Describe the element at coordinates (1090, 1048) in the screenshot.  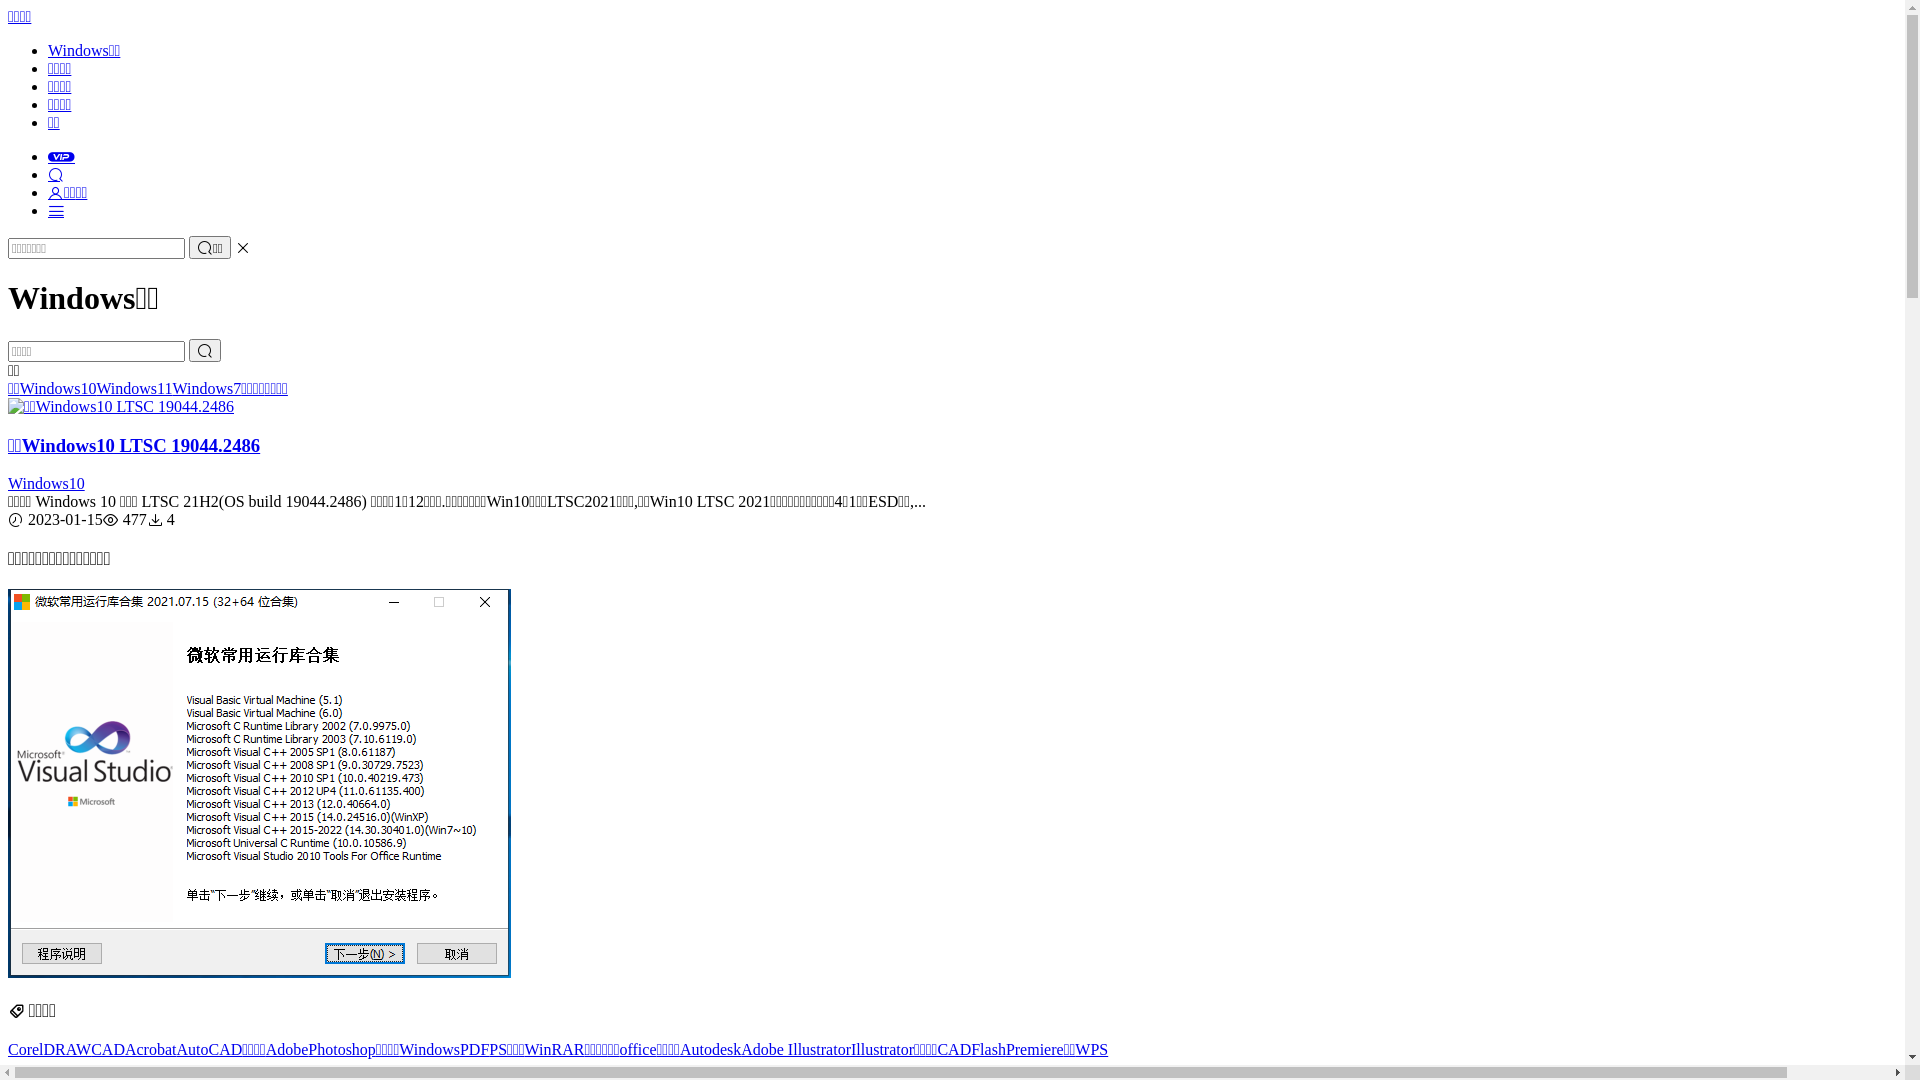
I see `'WPS'` at that location.